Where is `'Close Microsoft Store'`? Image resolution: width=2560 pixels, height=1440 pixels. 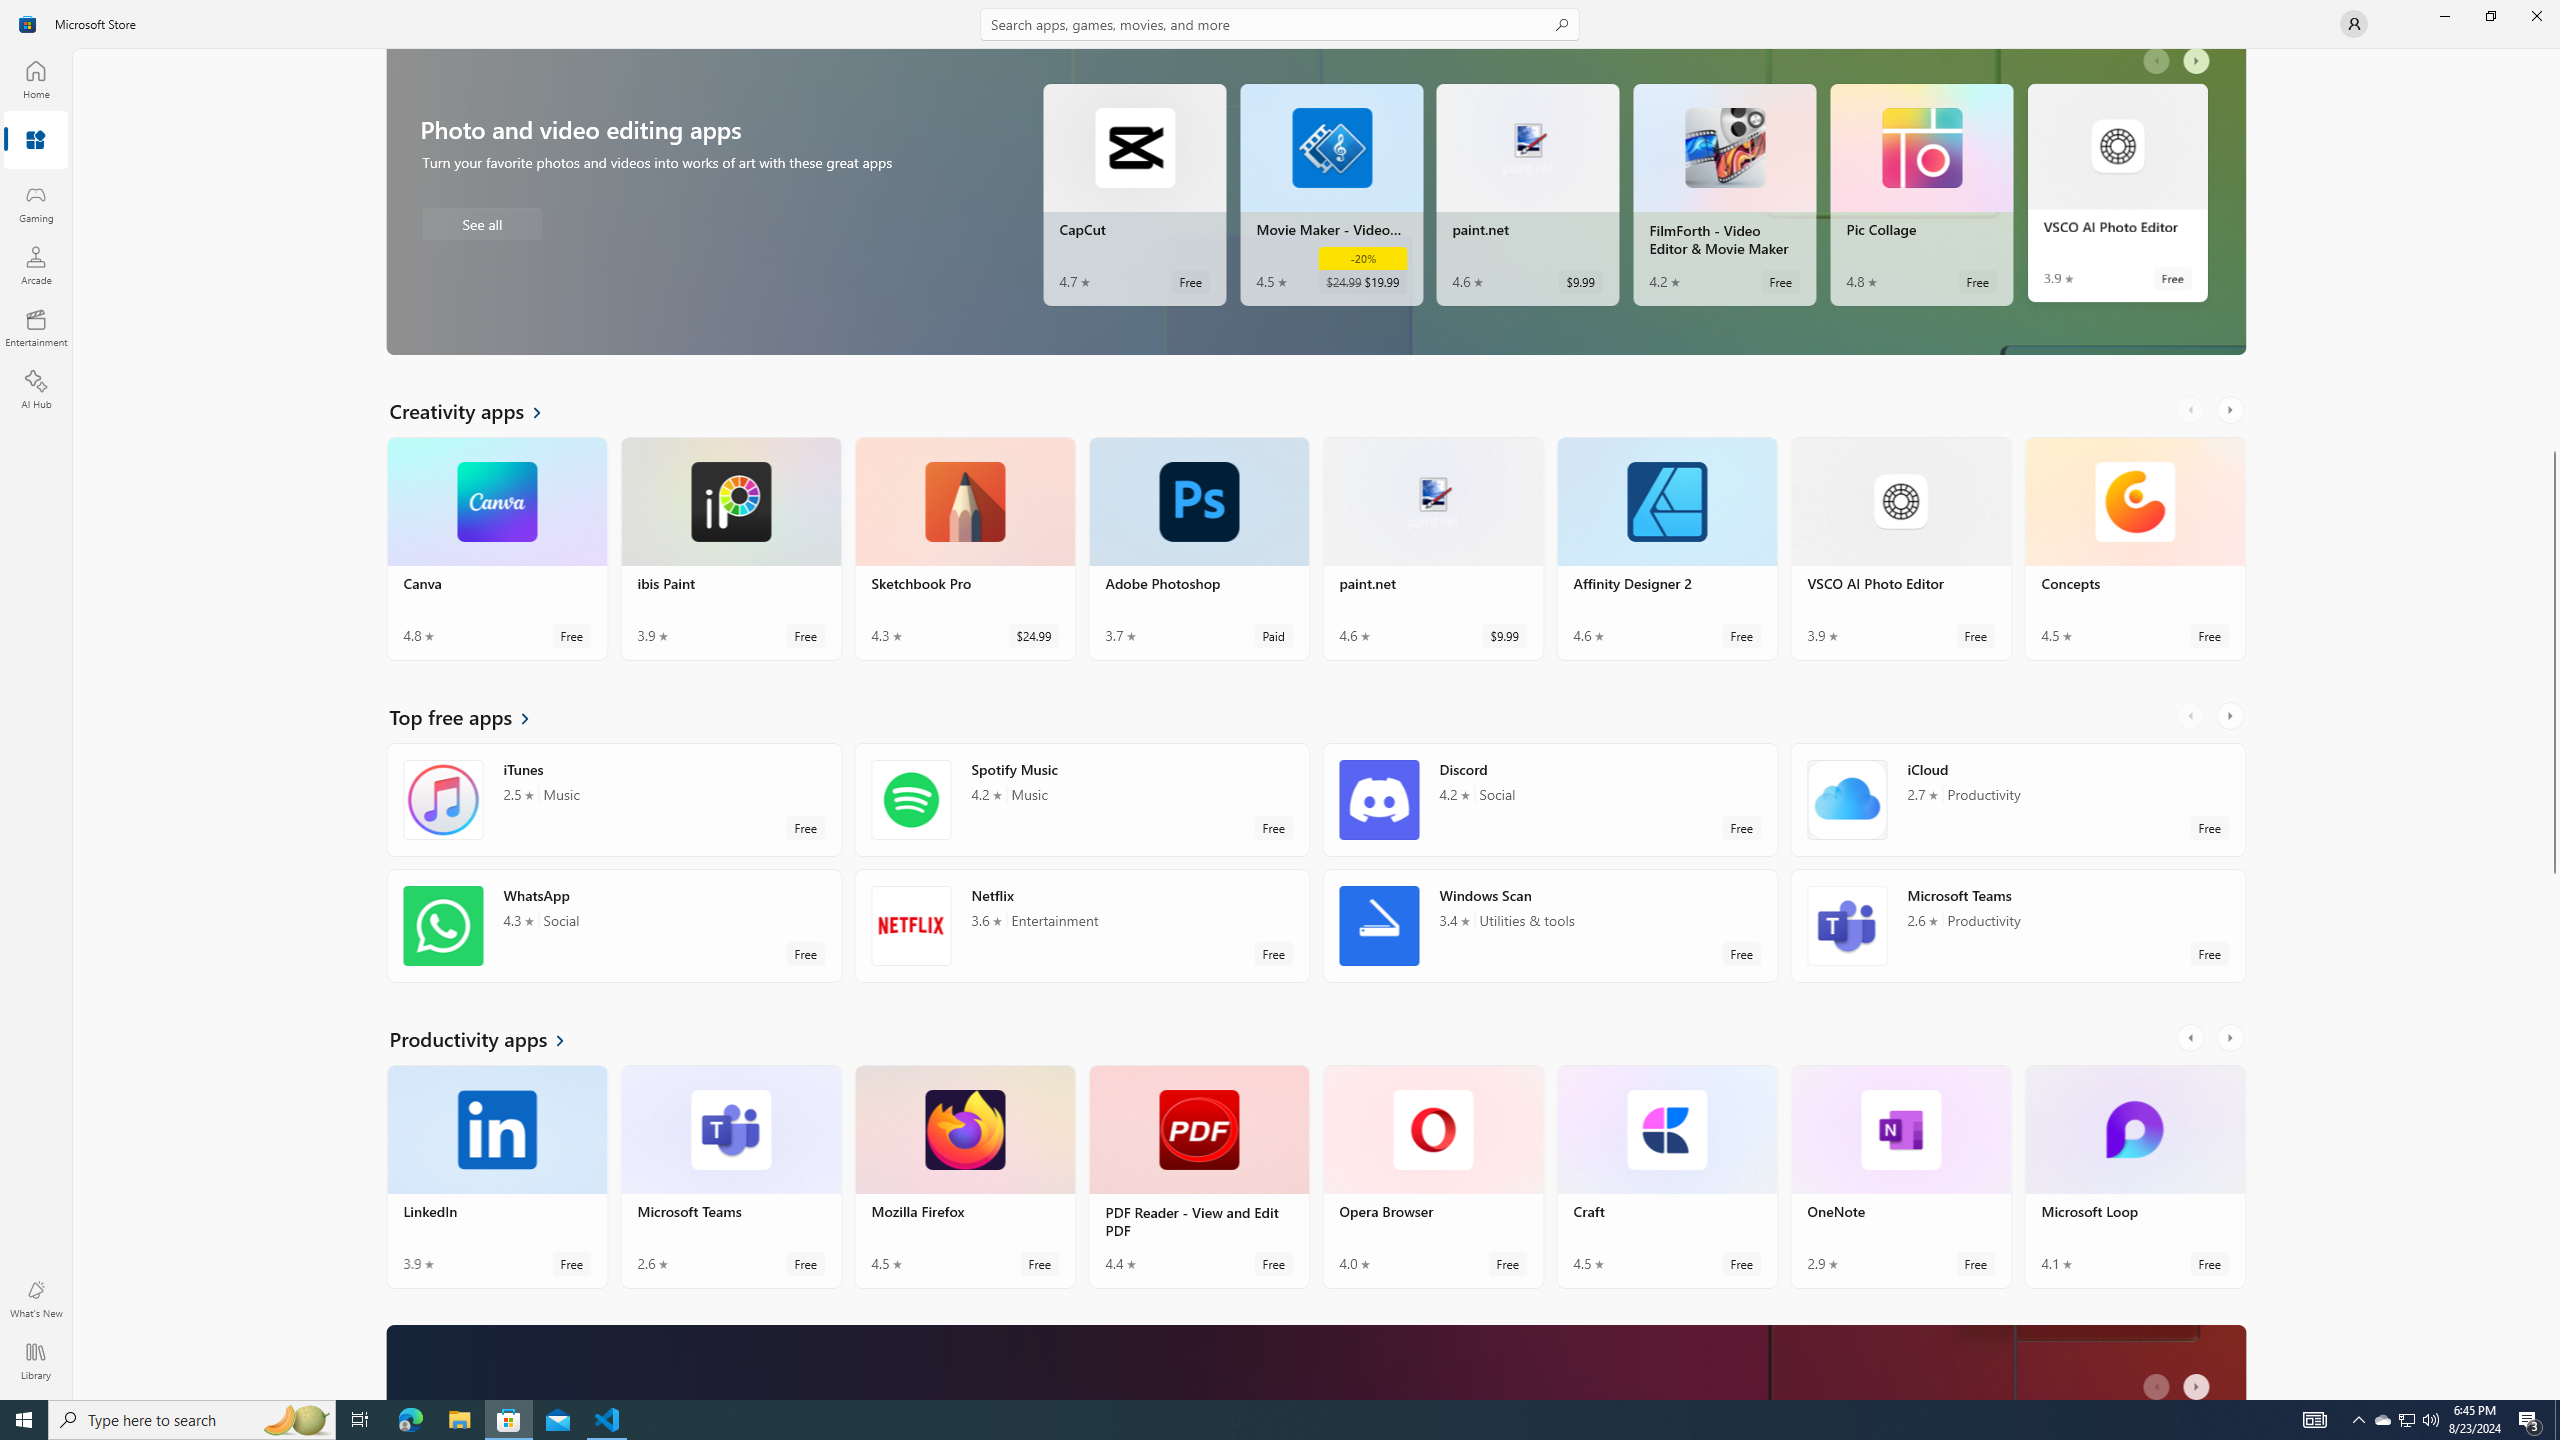 'Close Microsoft Store' is located at coordinates (2535, 15).